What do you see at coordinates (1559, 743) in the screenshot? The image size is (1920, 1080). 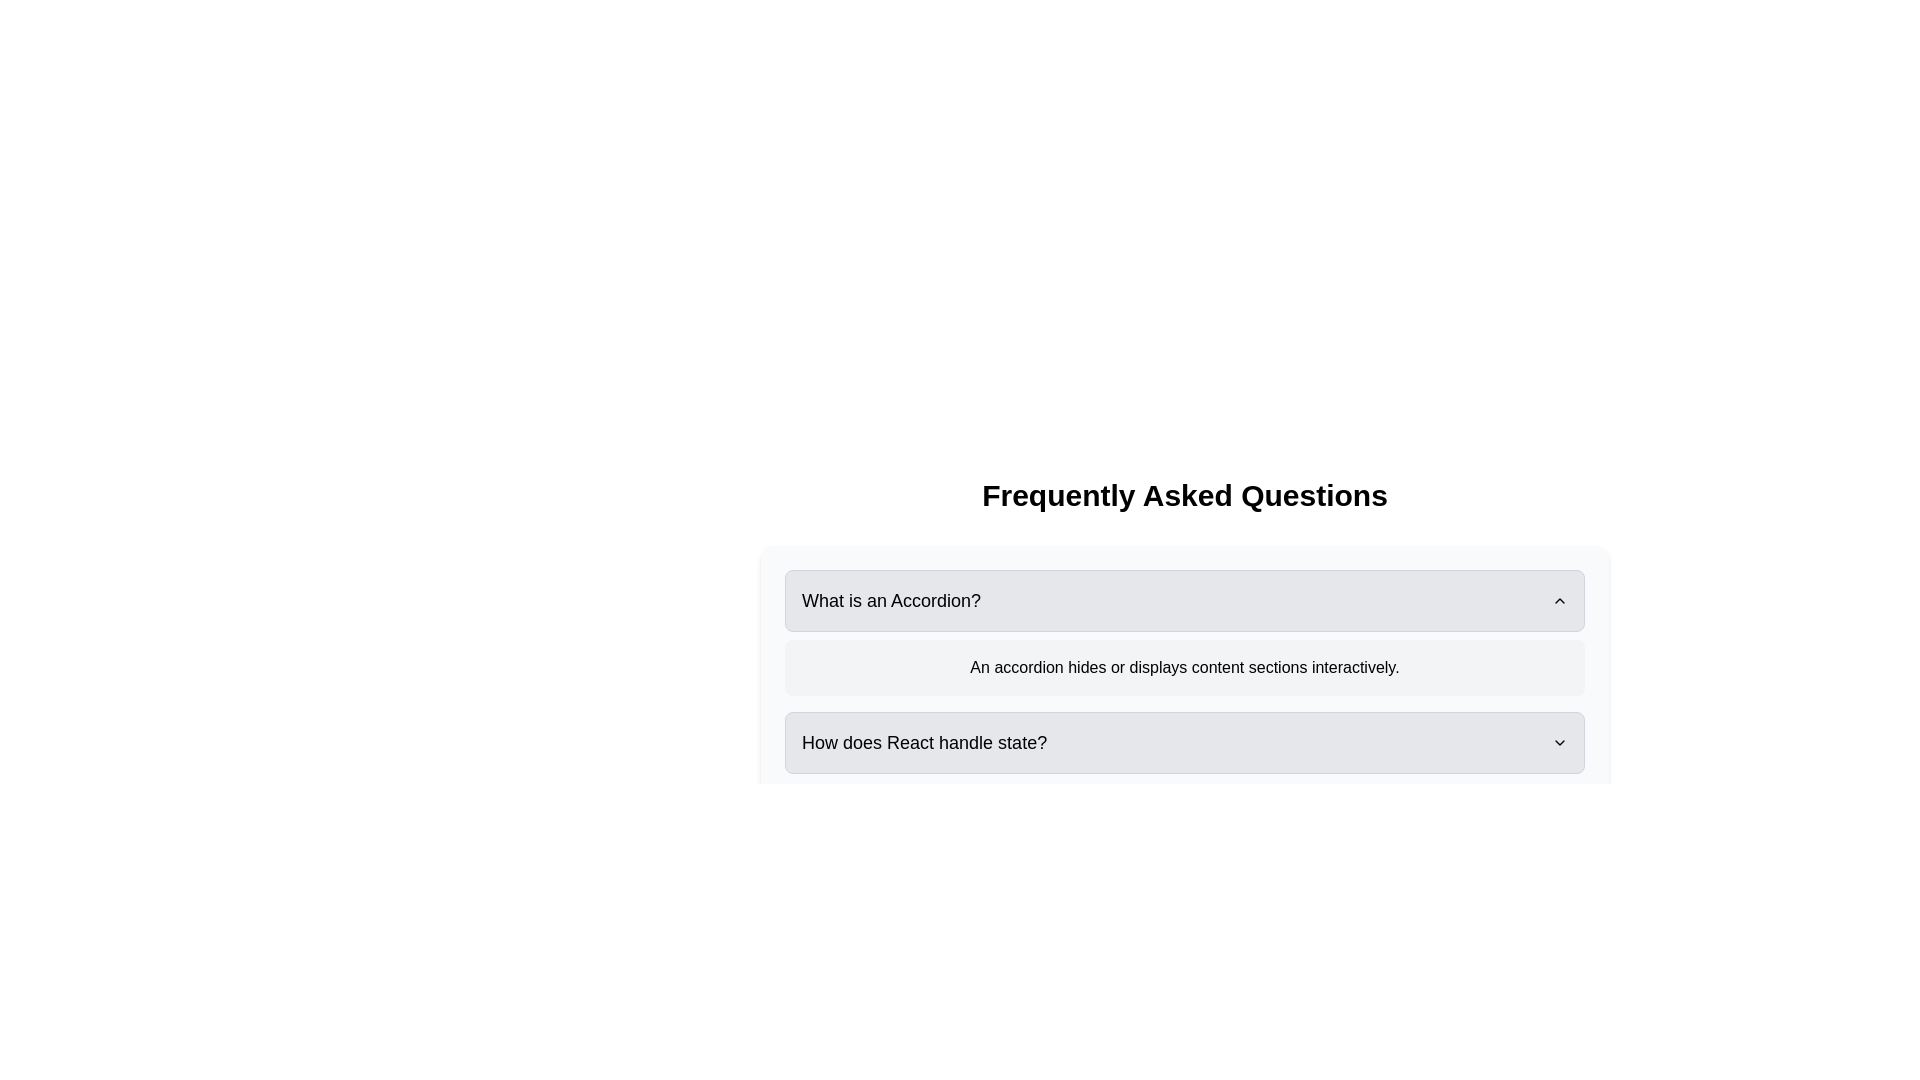 I see `the downward chevron icon at the far right of the row labeled 'How does React handle state?'` at bounding box center [1559, 743].